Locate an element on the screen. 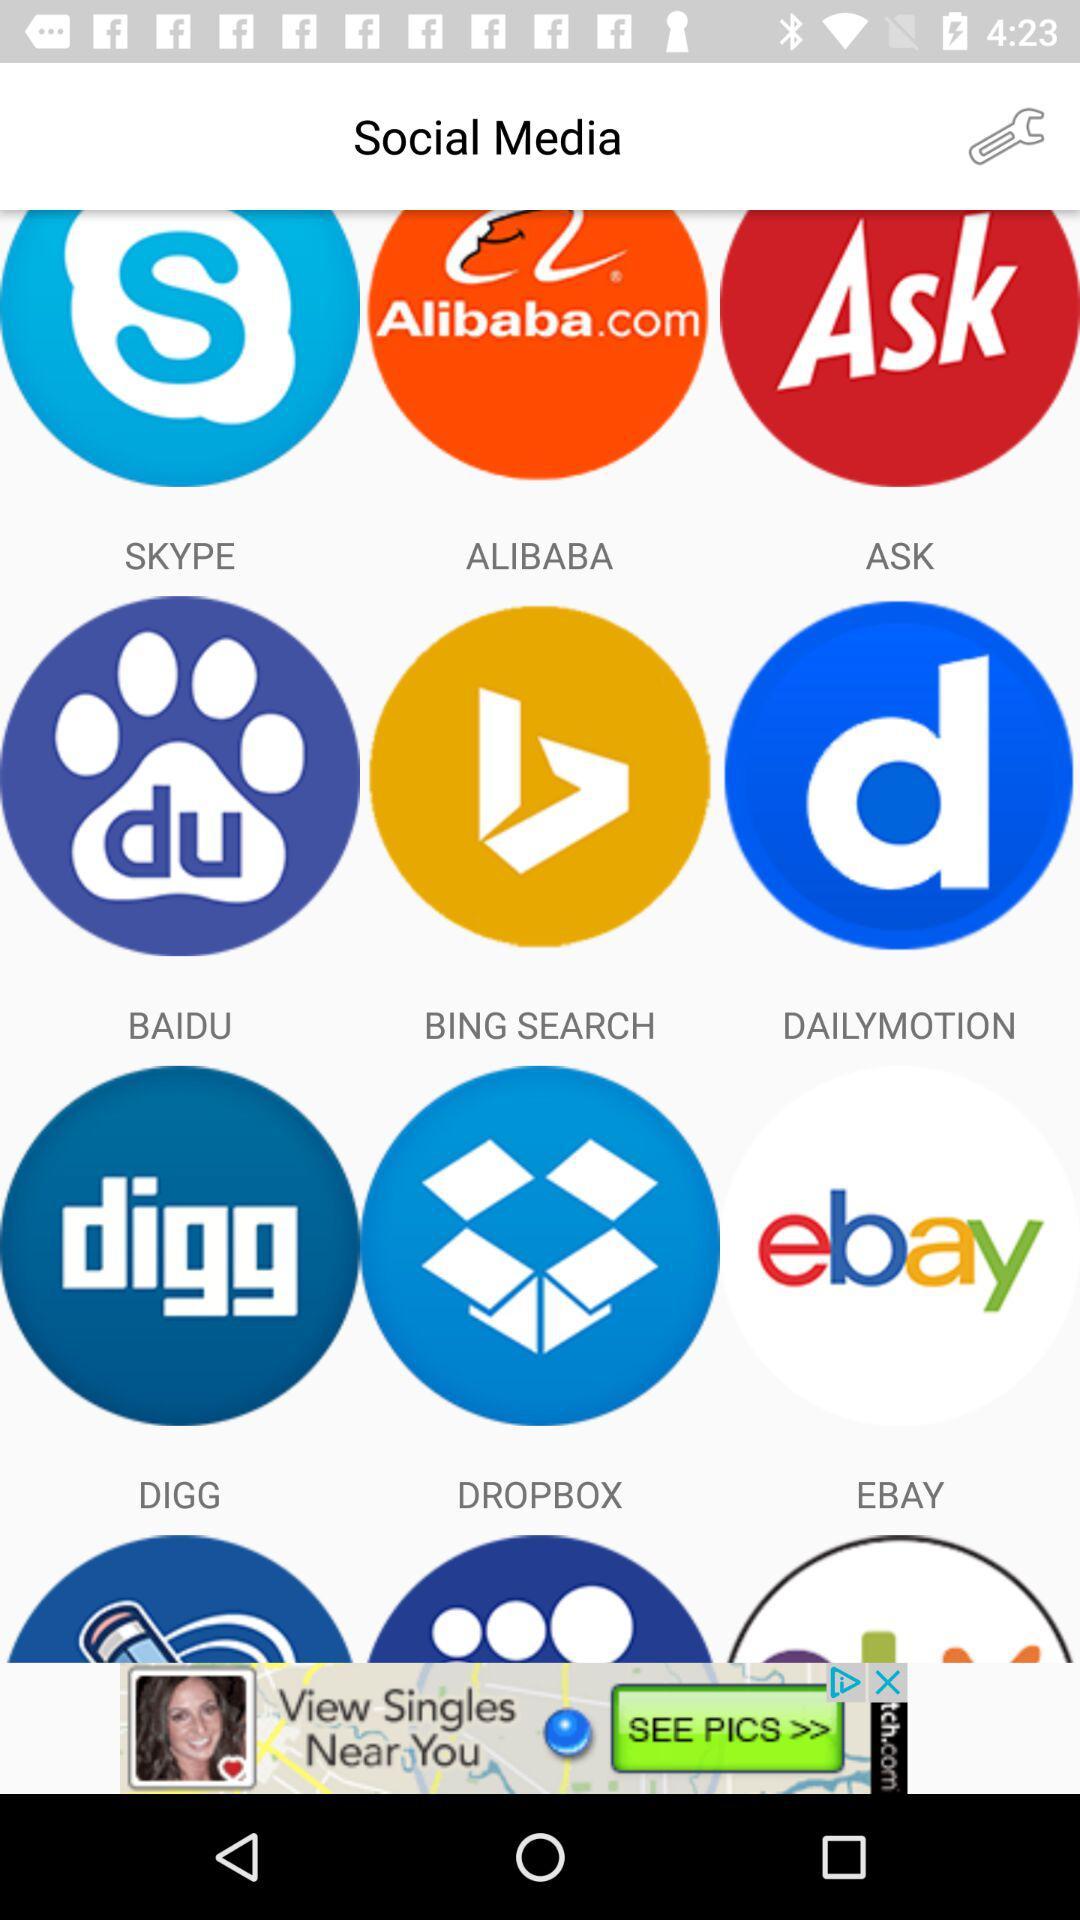  to advertisement box is located at coordinates (540, 1727).